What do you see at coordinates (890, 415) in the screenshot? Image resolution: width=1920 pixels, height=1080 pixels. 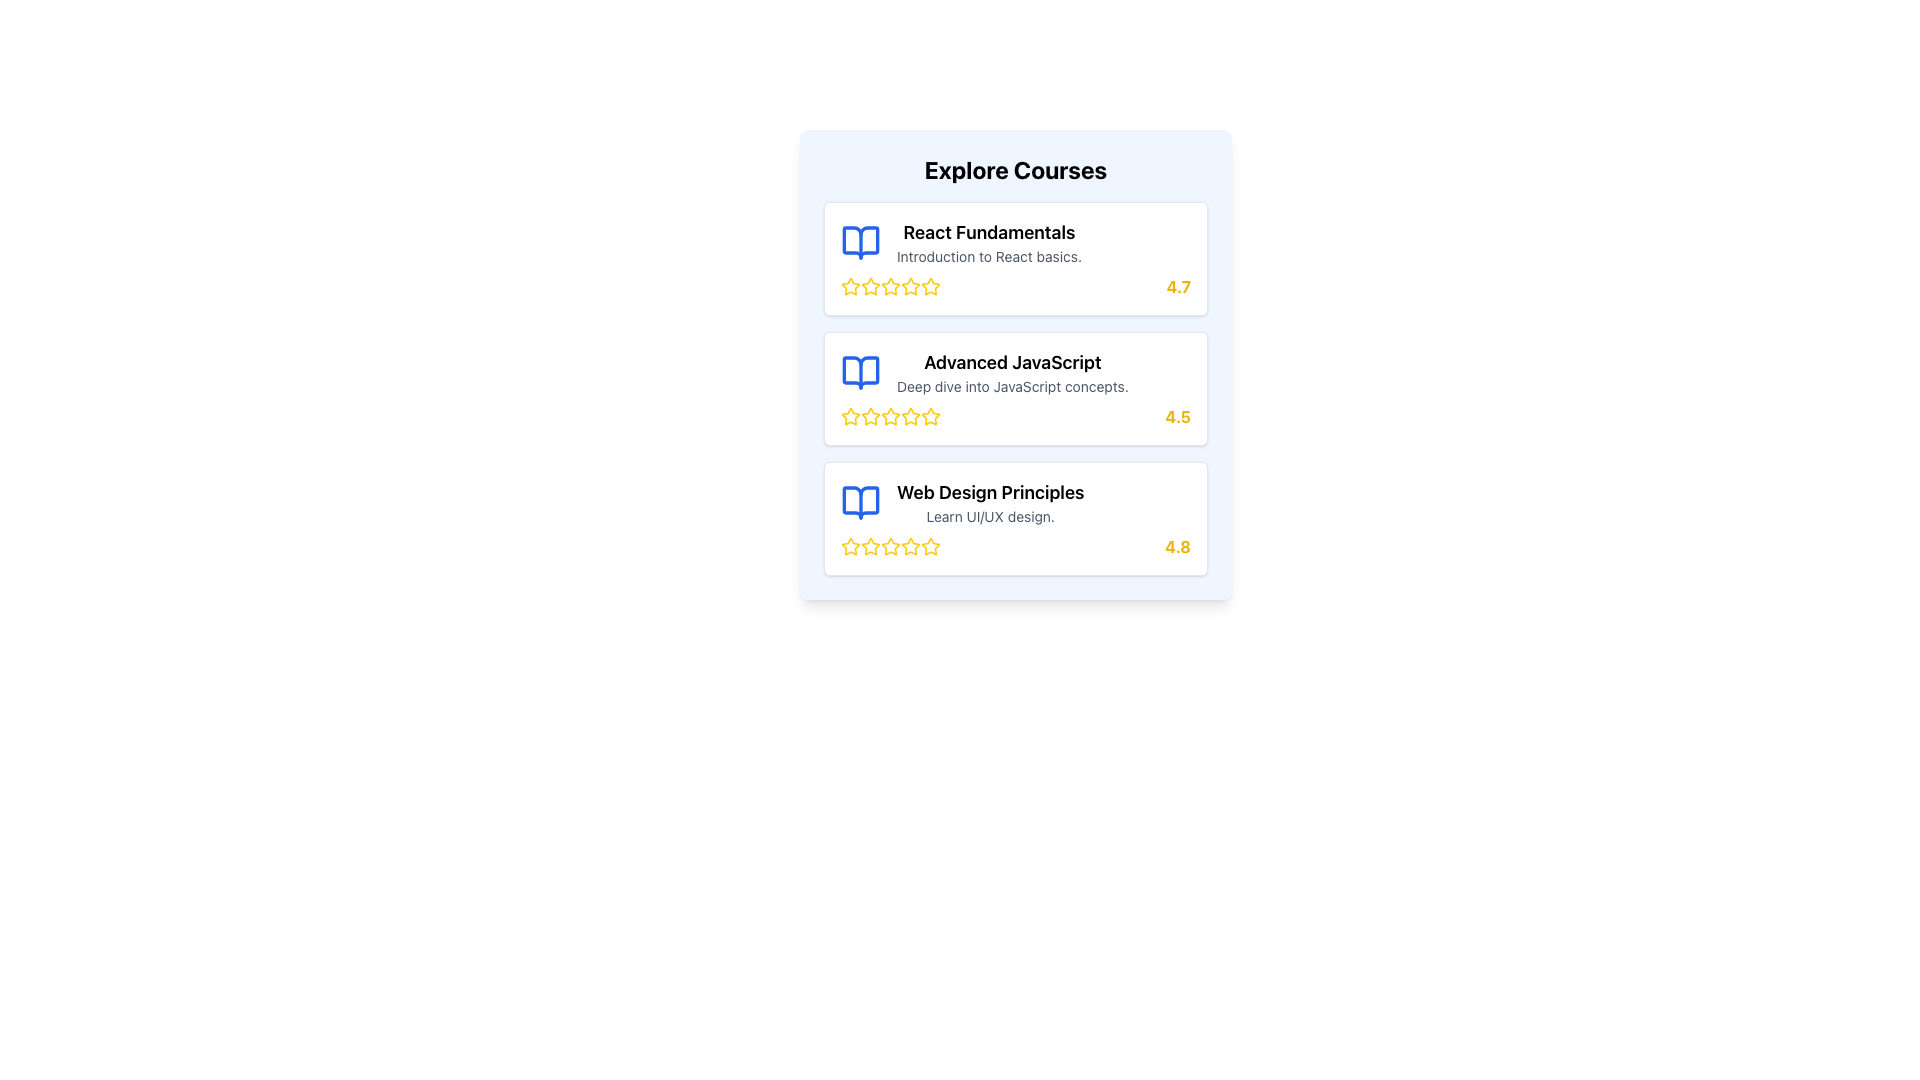 I see `the third star icon in the 5-star rating system under the 'Advanced JavaScript' course card, which is filled and contributes to the rating of '4.5'` at bounding box center [890, 415].